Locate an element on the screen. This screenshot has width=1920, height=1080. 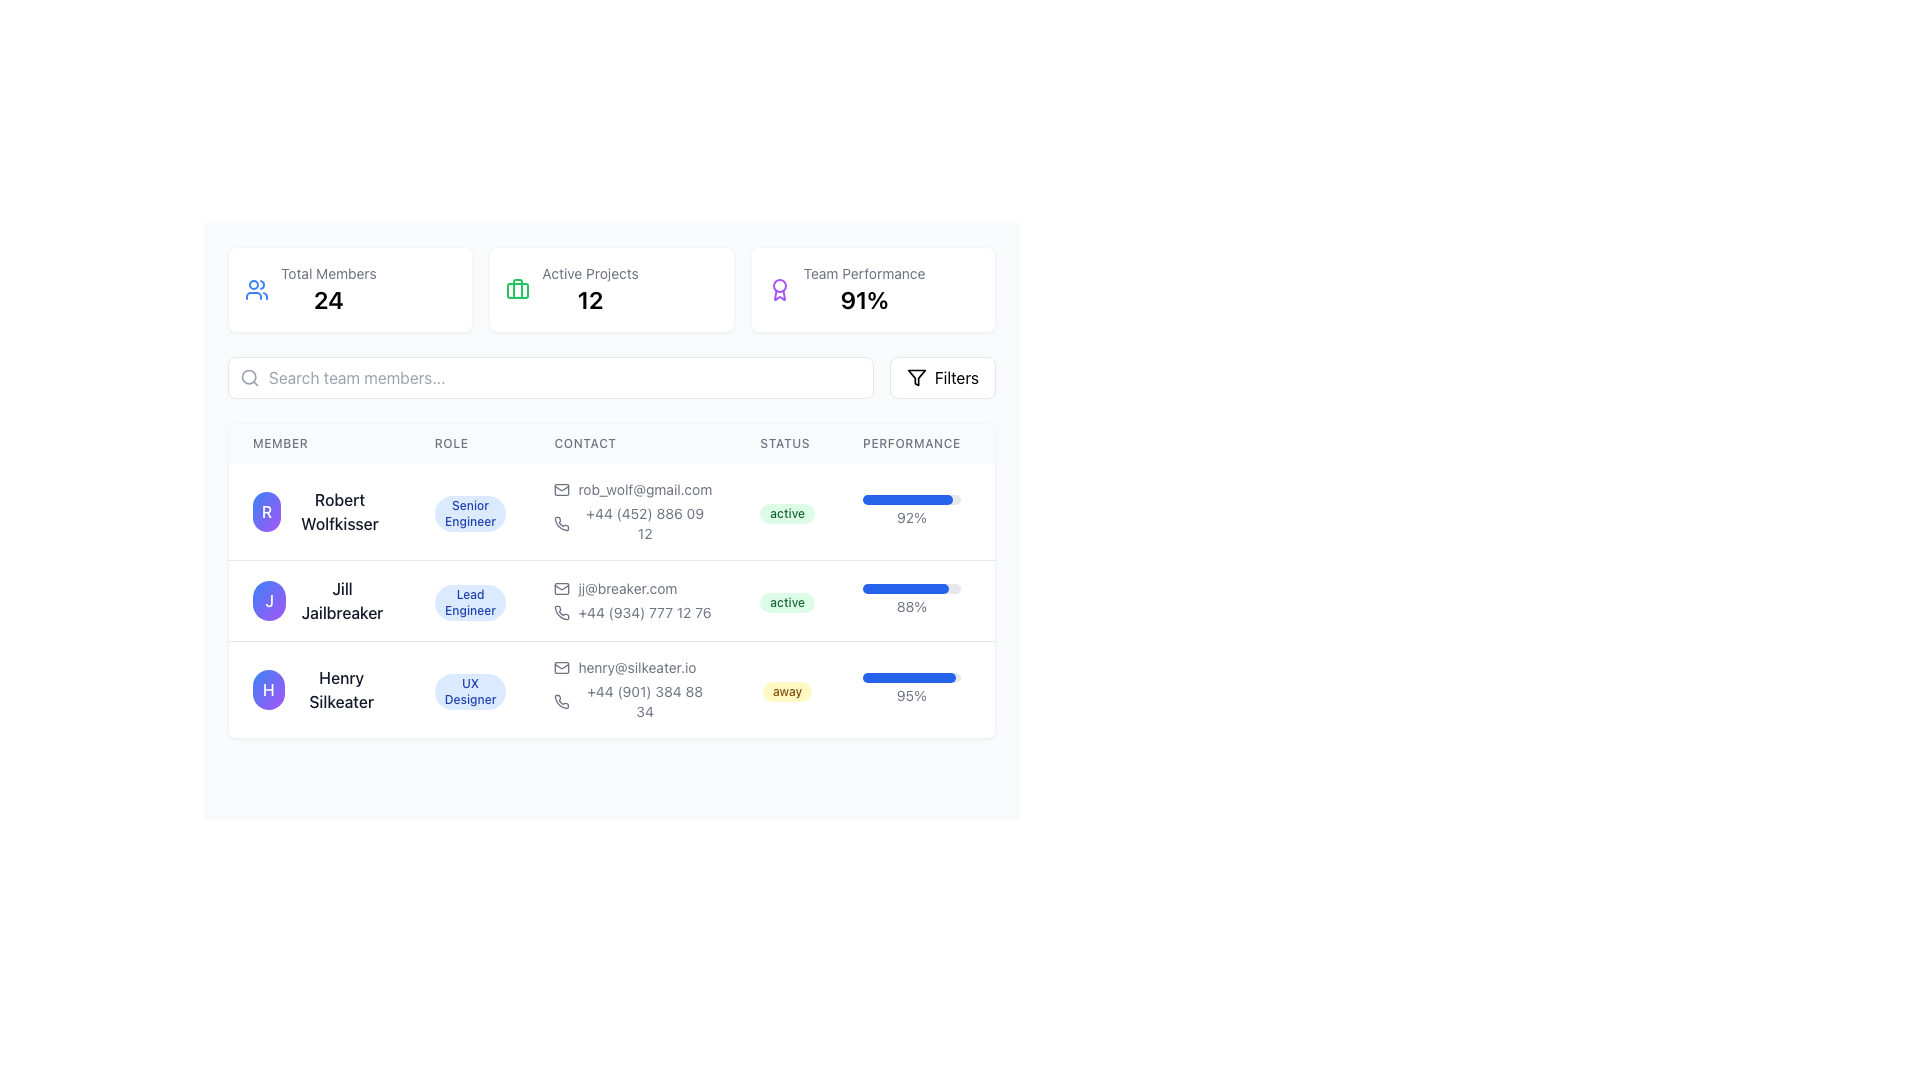
the text label displaying the performance score for 'Henry Silkeater', which is located in the 'Performance' column to the right of a blue progress bar is located at coordinates (911, 694).